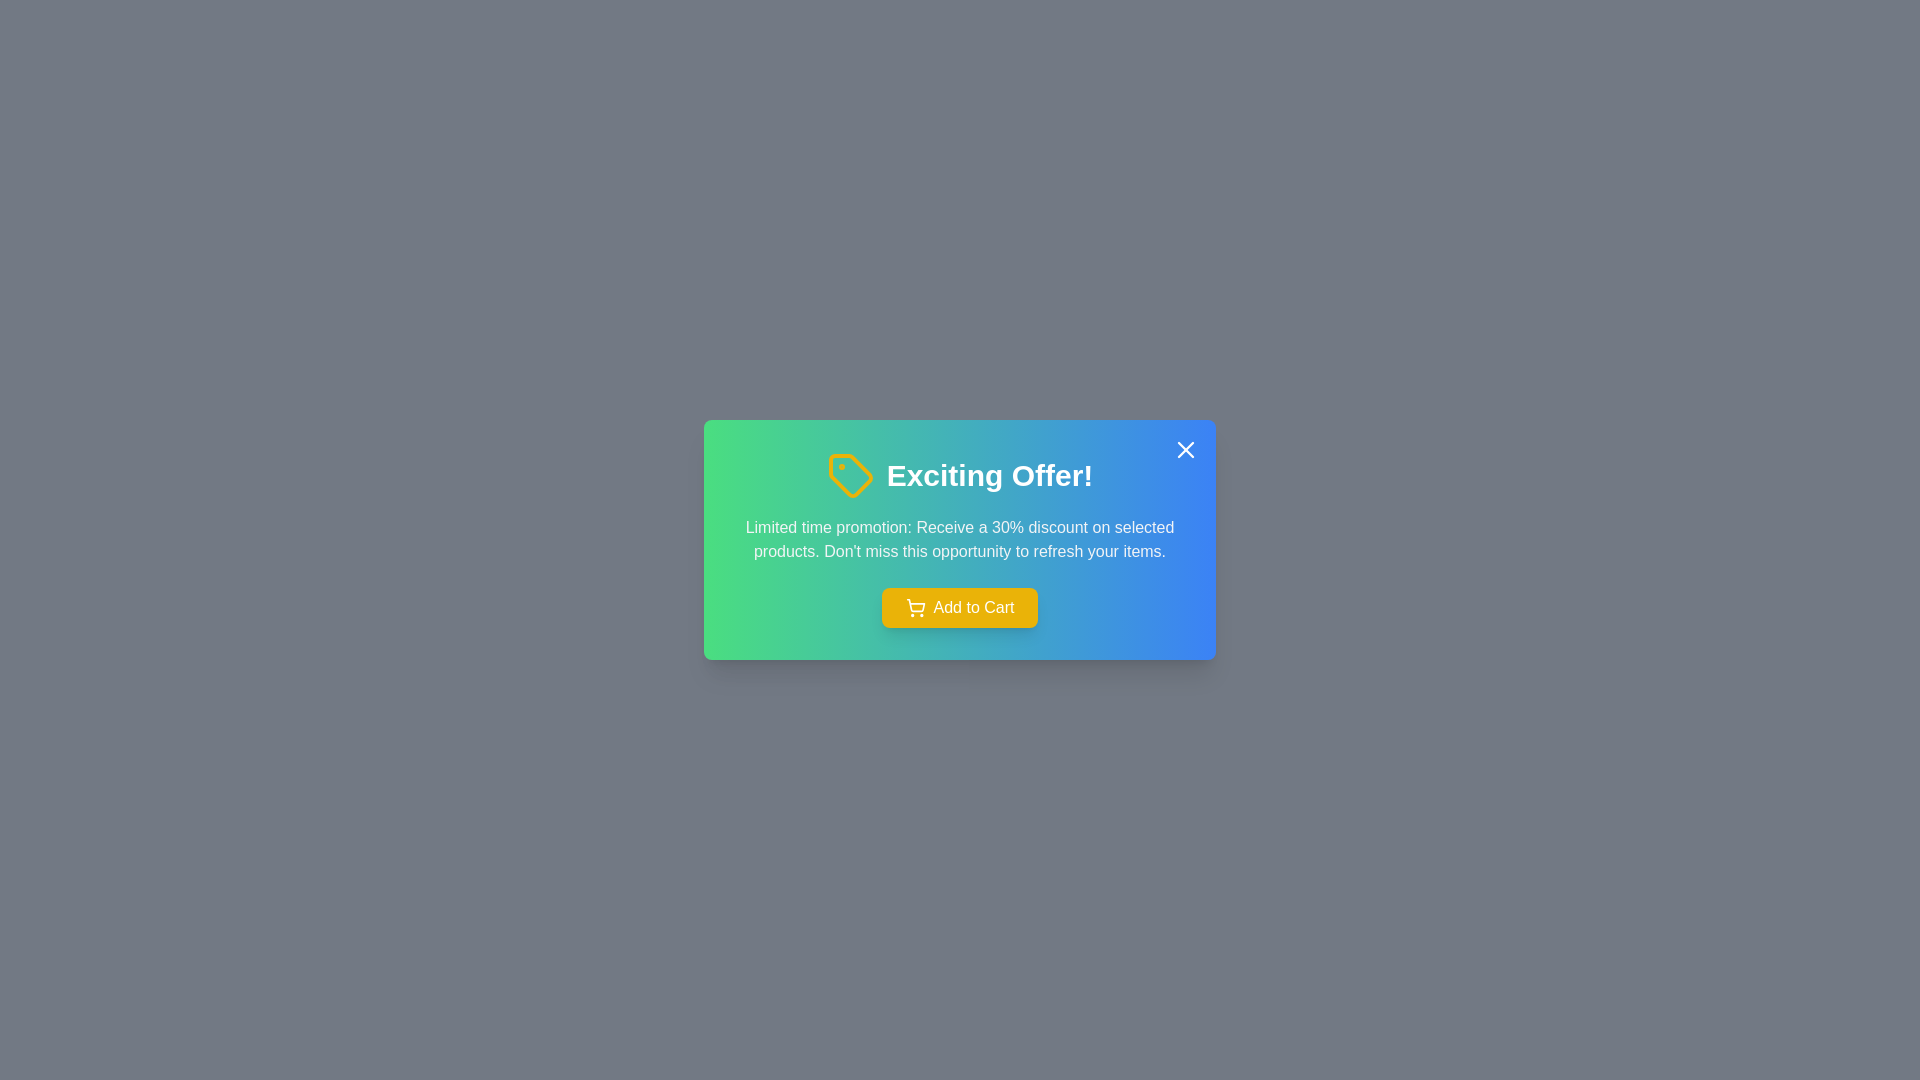 This screenshot has width=1920, height=1080. What do you see at coordinates (960, 607) in the screenshot?
I see `the 'Add to Cart' button to proceed with the promotion` at bounding box center [960, 607].